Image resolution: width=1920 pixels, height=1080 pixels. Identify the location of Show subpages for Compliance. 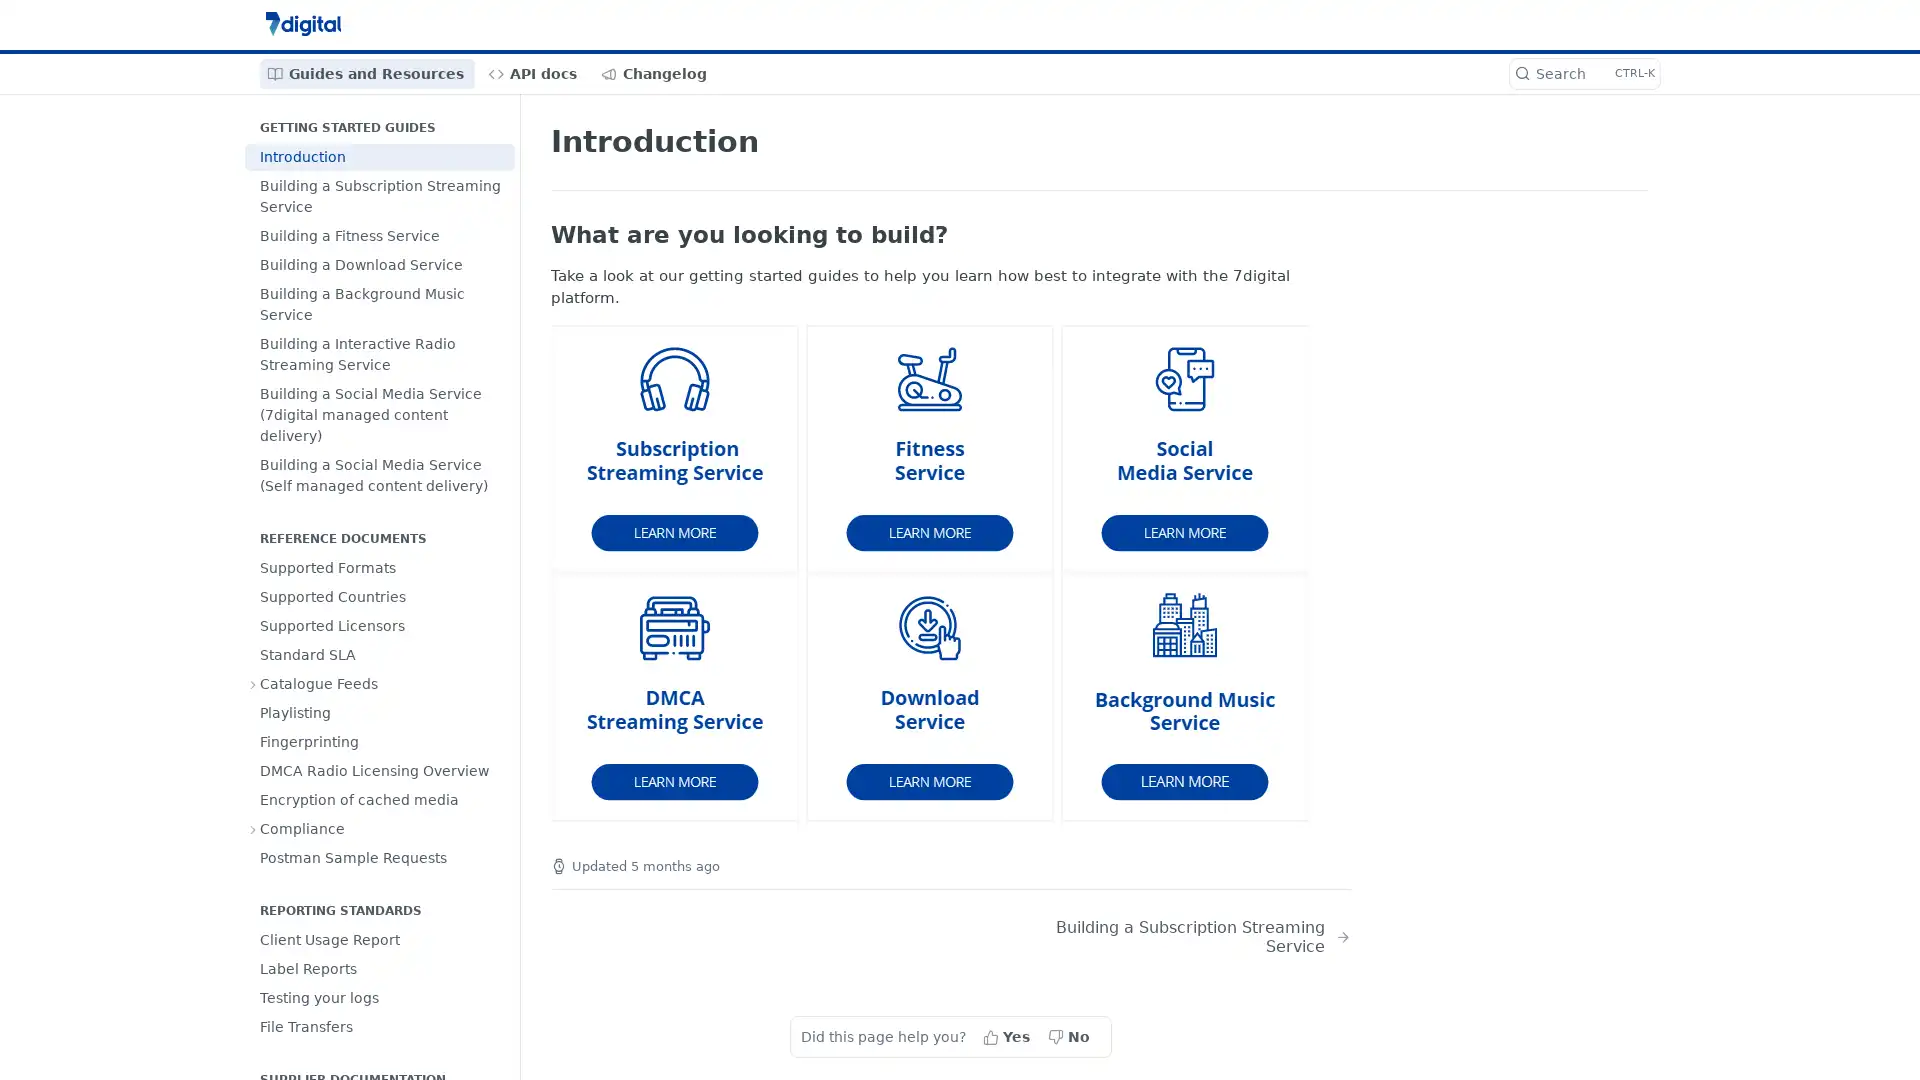
(253, 829).